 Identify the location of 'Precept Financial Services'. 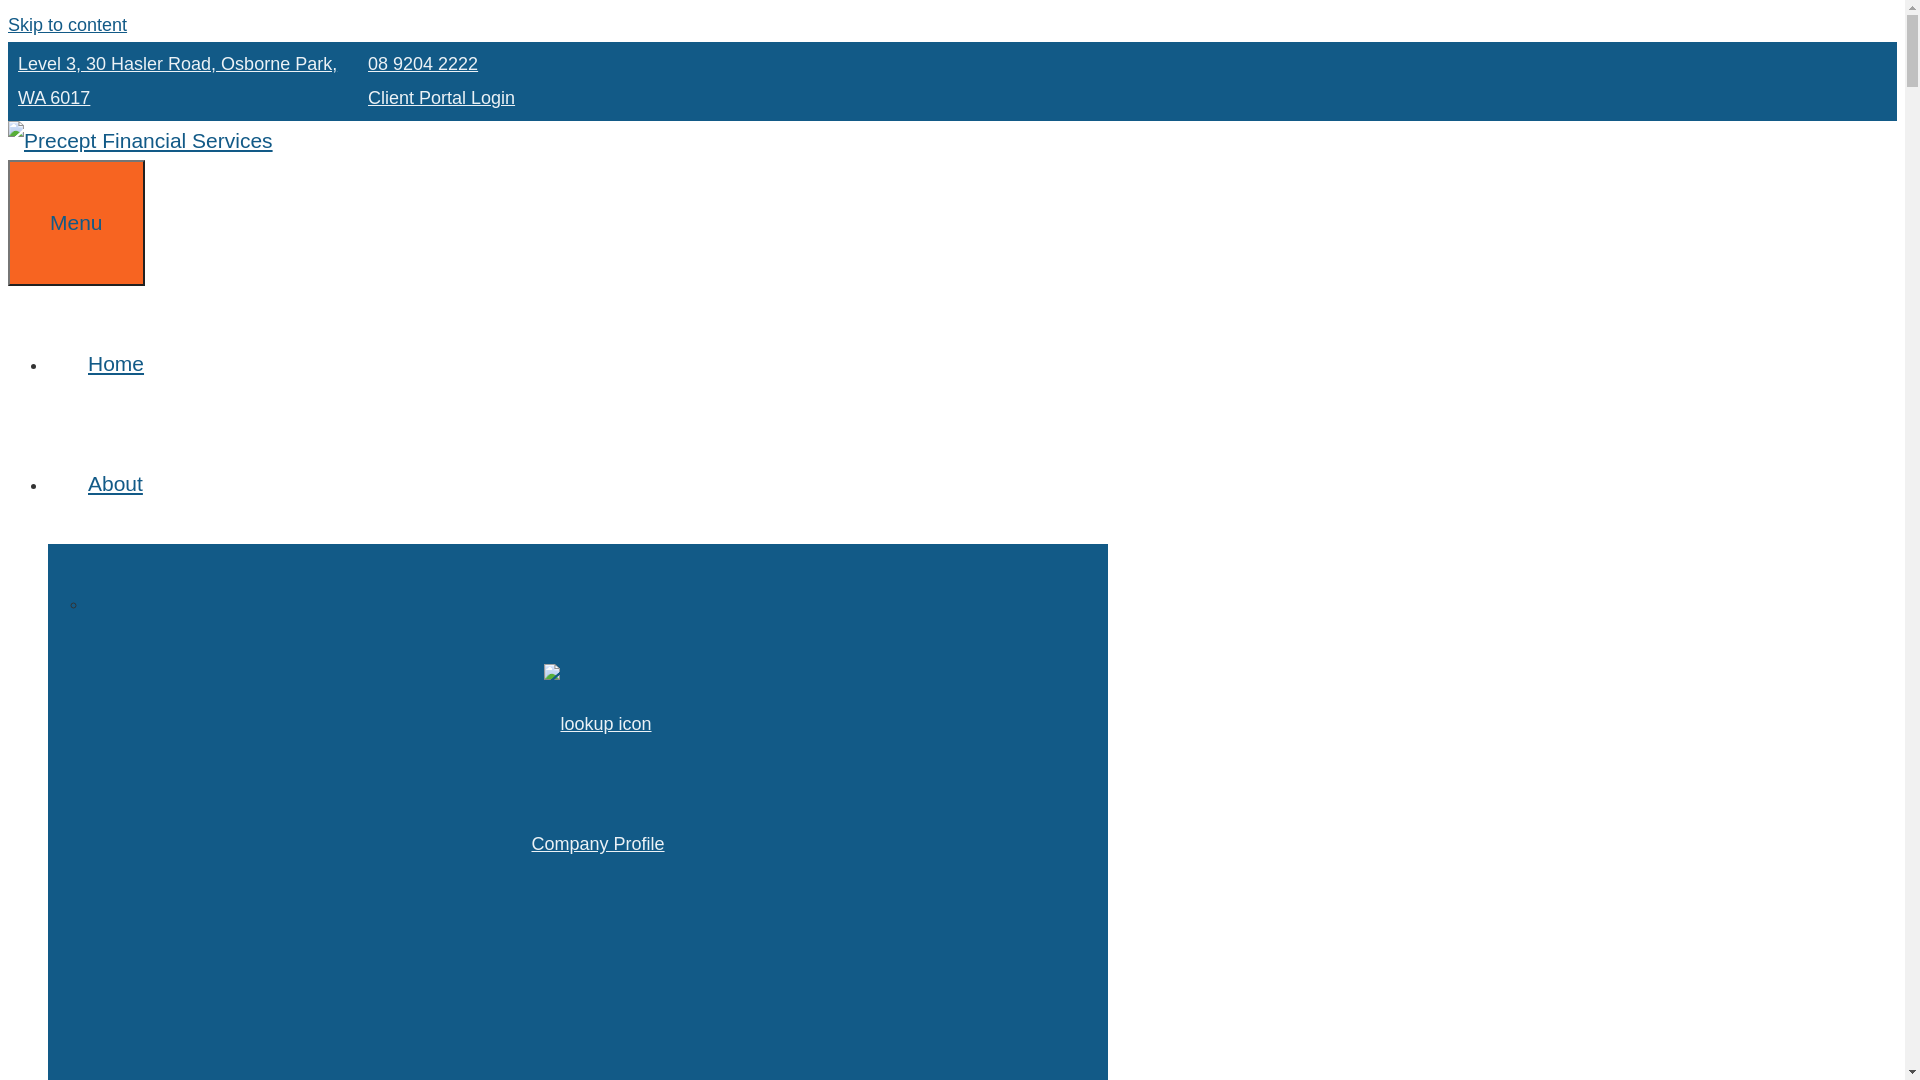
(139, 139).